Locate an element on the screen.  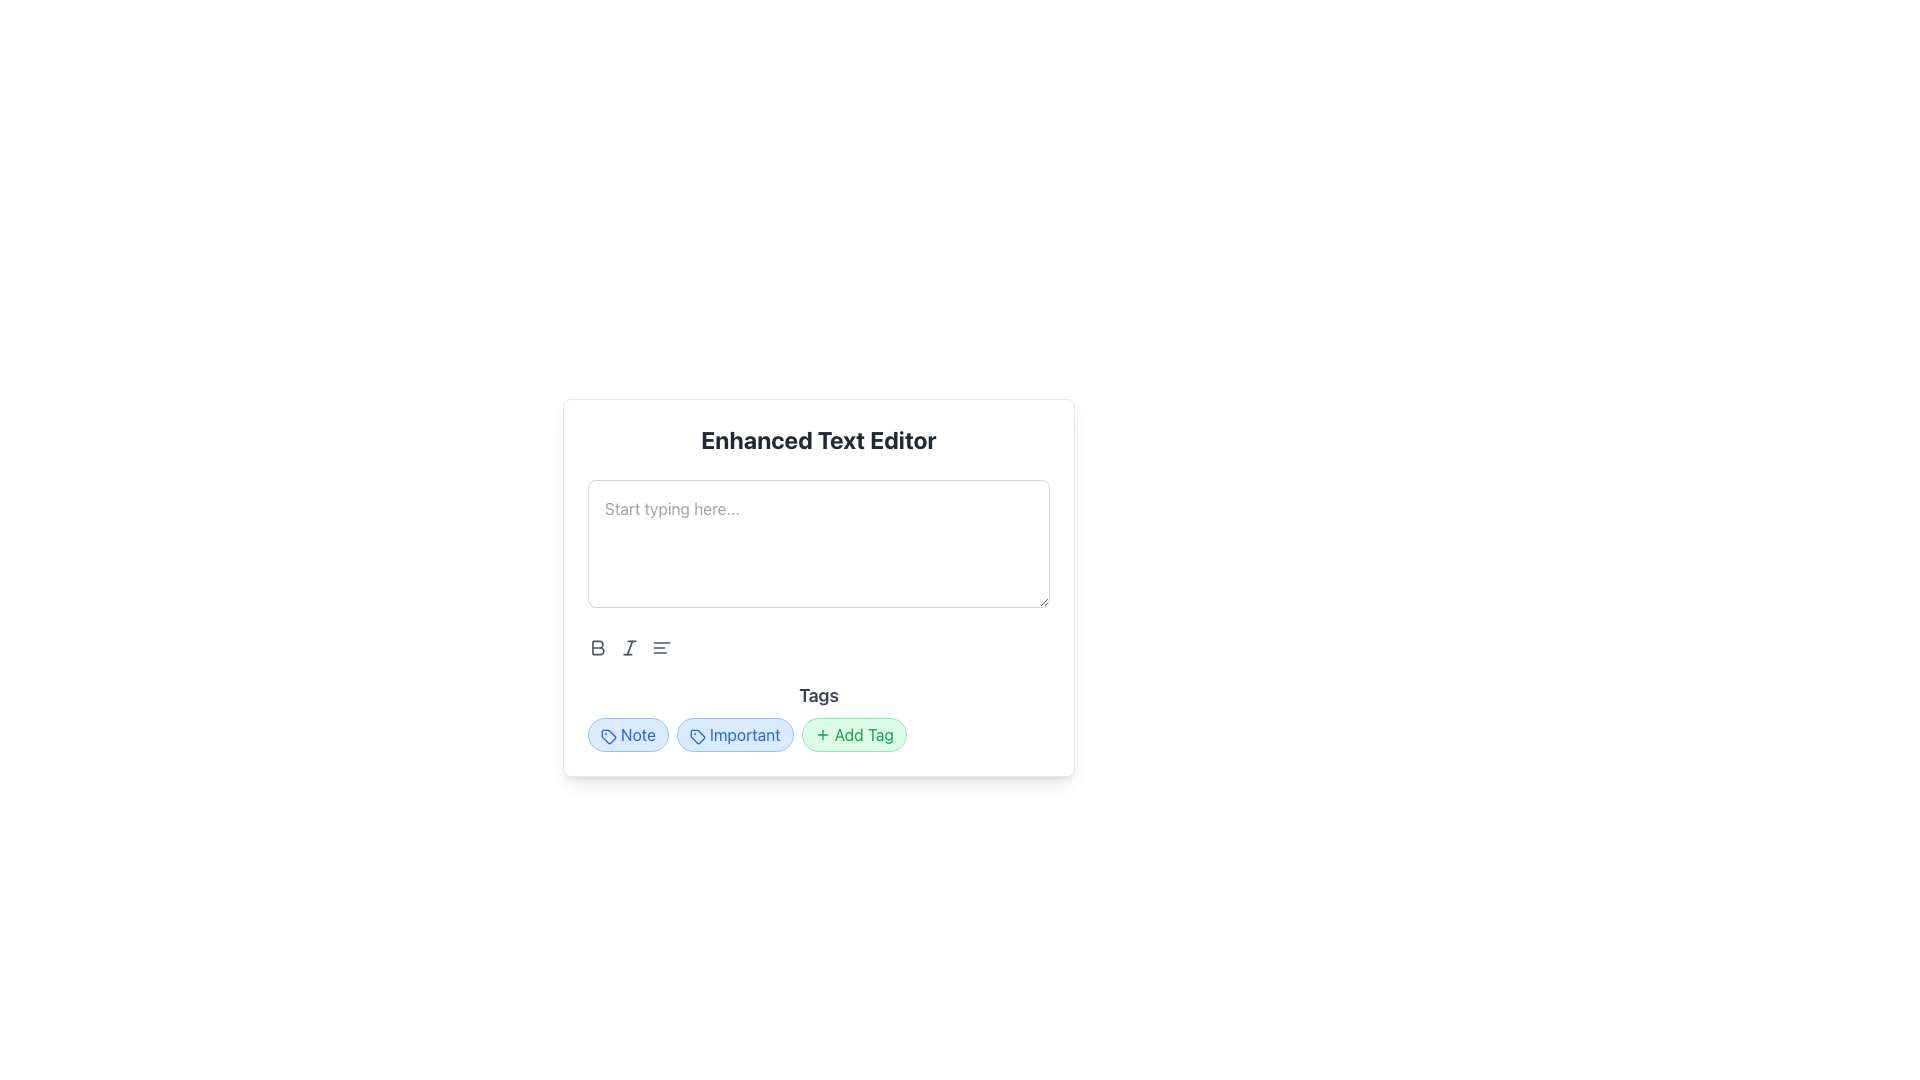
the 'Important' label, which is the second pill-shaped tag in the 'Tags' section with a blue outline and blue text, located between the 'Note' tag and the 'Add Tag' button is located at coordinates (734, 735).